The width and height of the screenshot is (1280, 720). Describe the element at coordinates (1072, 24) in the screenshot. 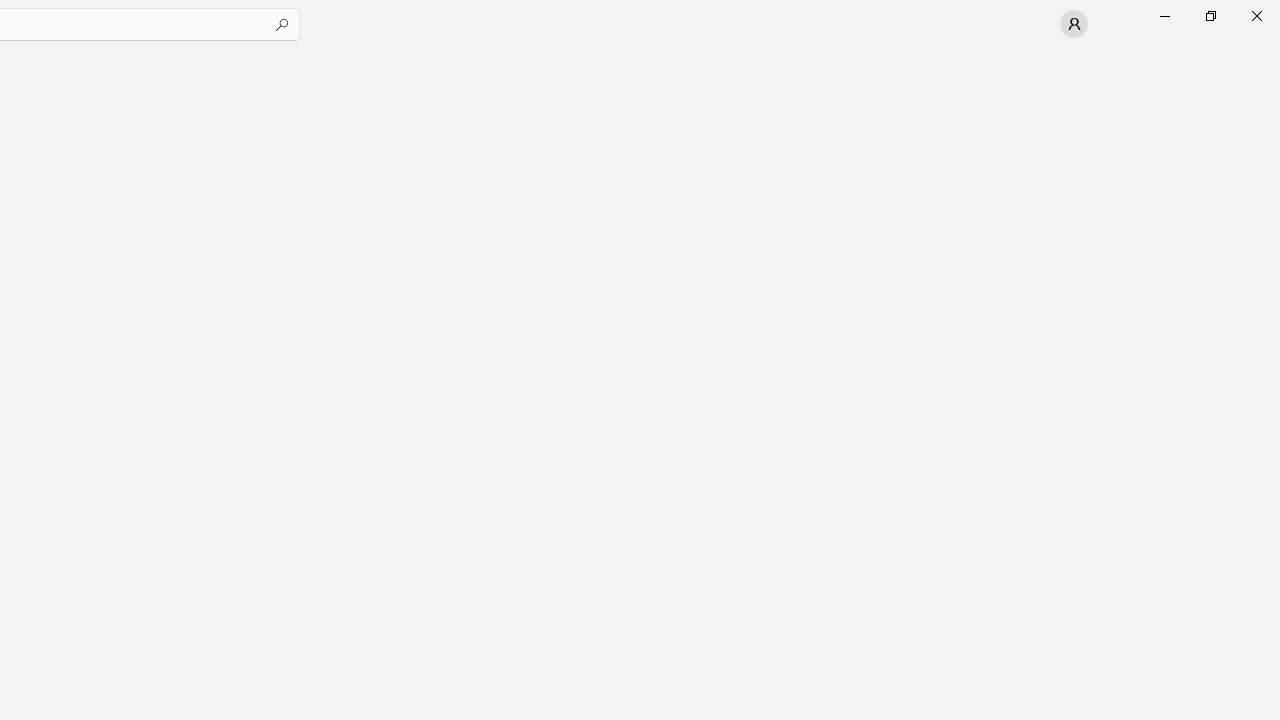

I see `'User profile'` at that location.